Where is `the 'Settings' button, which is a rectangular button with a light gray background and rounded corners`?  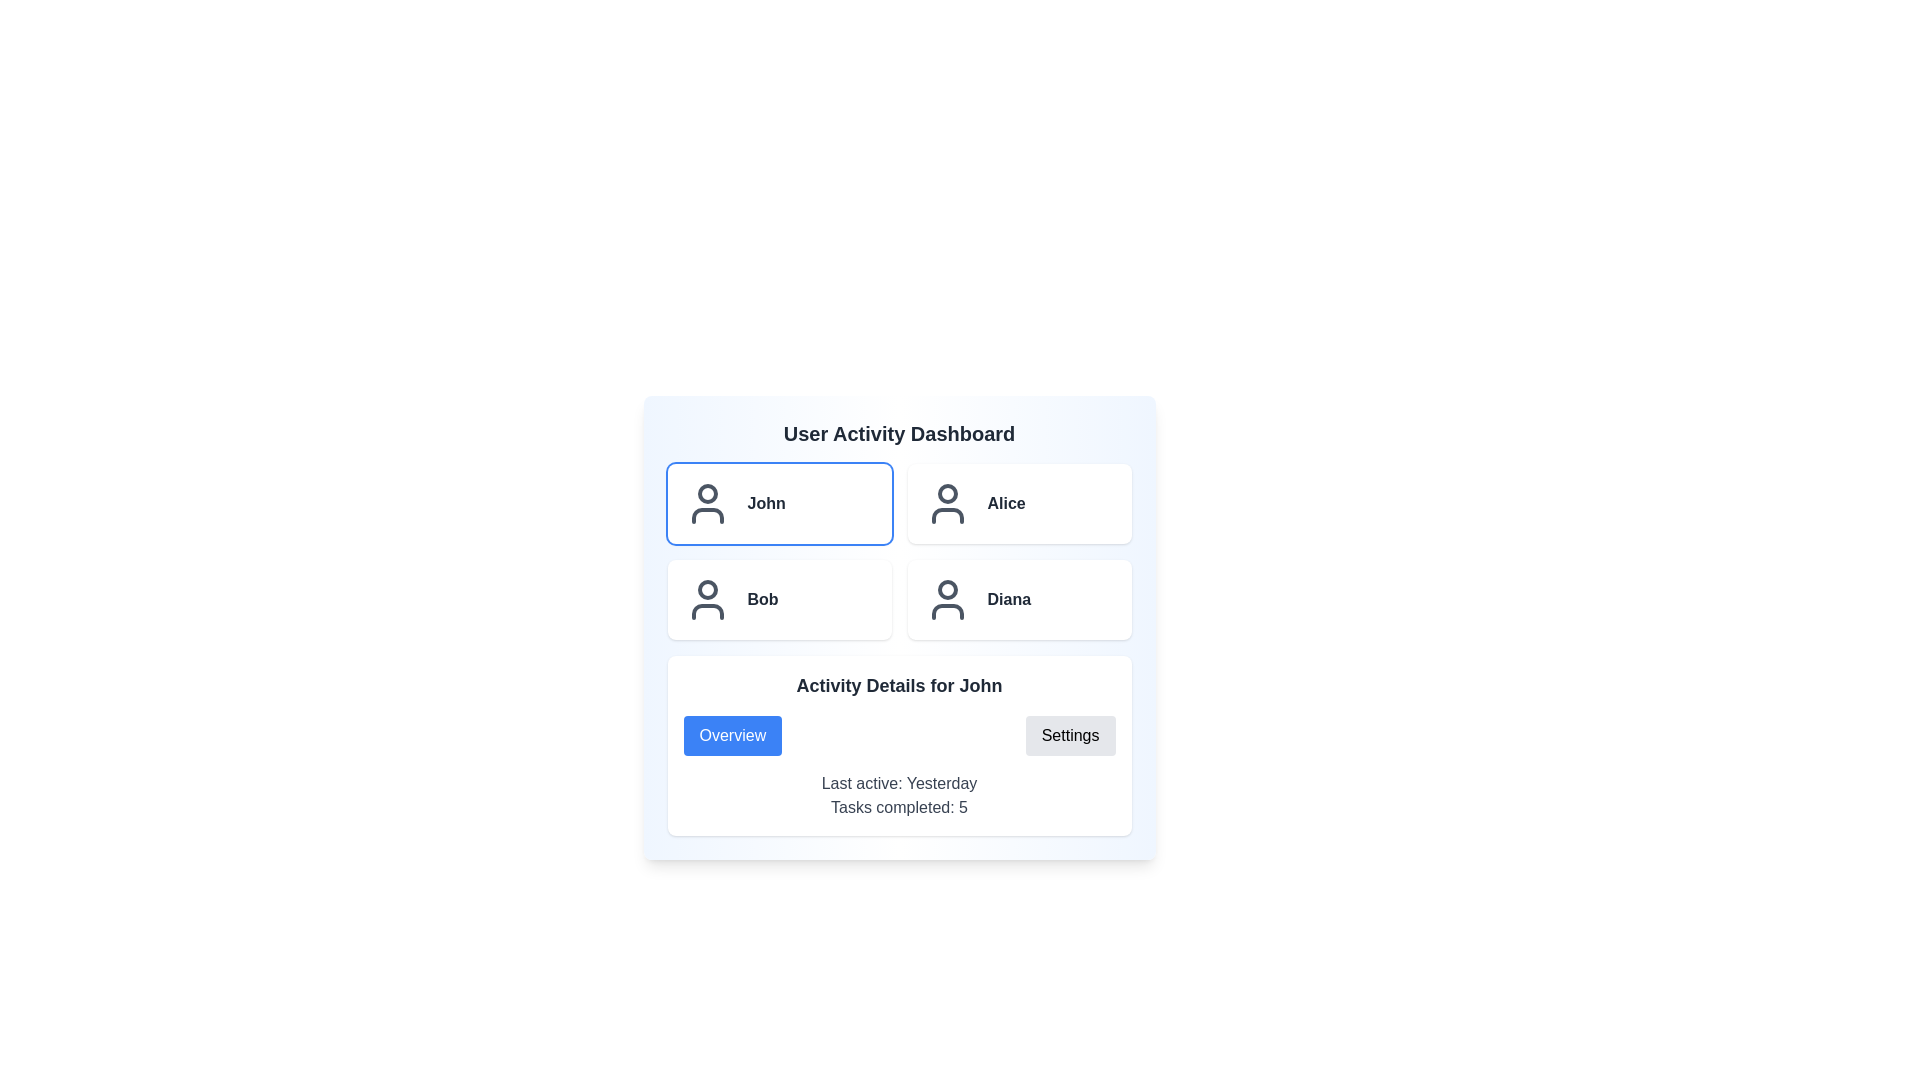 the 'Settings' button, which is a rectangular button with a light gray background and rounded corners is located at coordinates (1069, 736).